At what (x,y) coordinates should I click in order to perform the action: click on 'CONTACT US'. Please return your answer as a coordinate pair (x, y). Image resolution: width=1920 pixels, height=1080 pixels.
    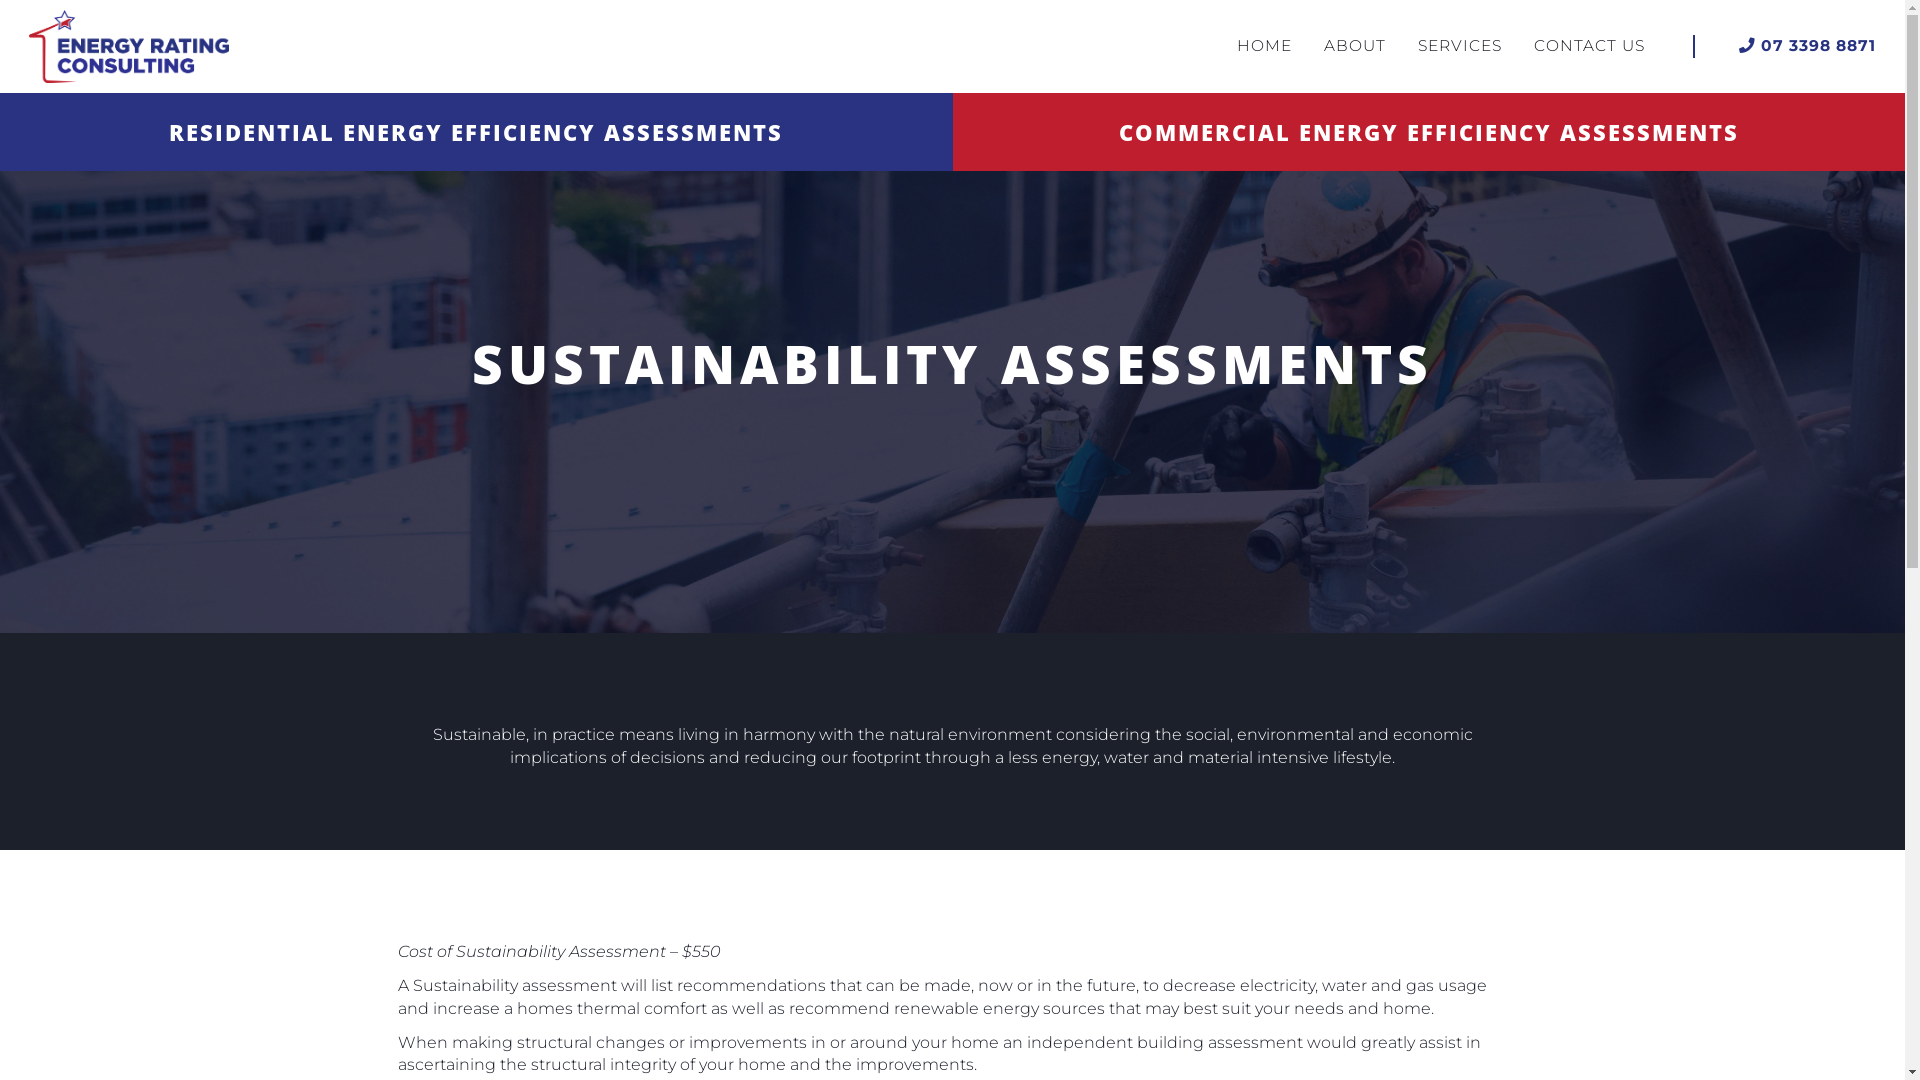
    Looking at the image, I should click on (1588, 45).